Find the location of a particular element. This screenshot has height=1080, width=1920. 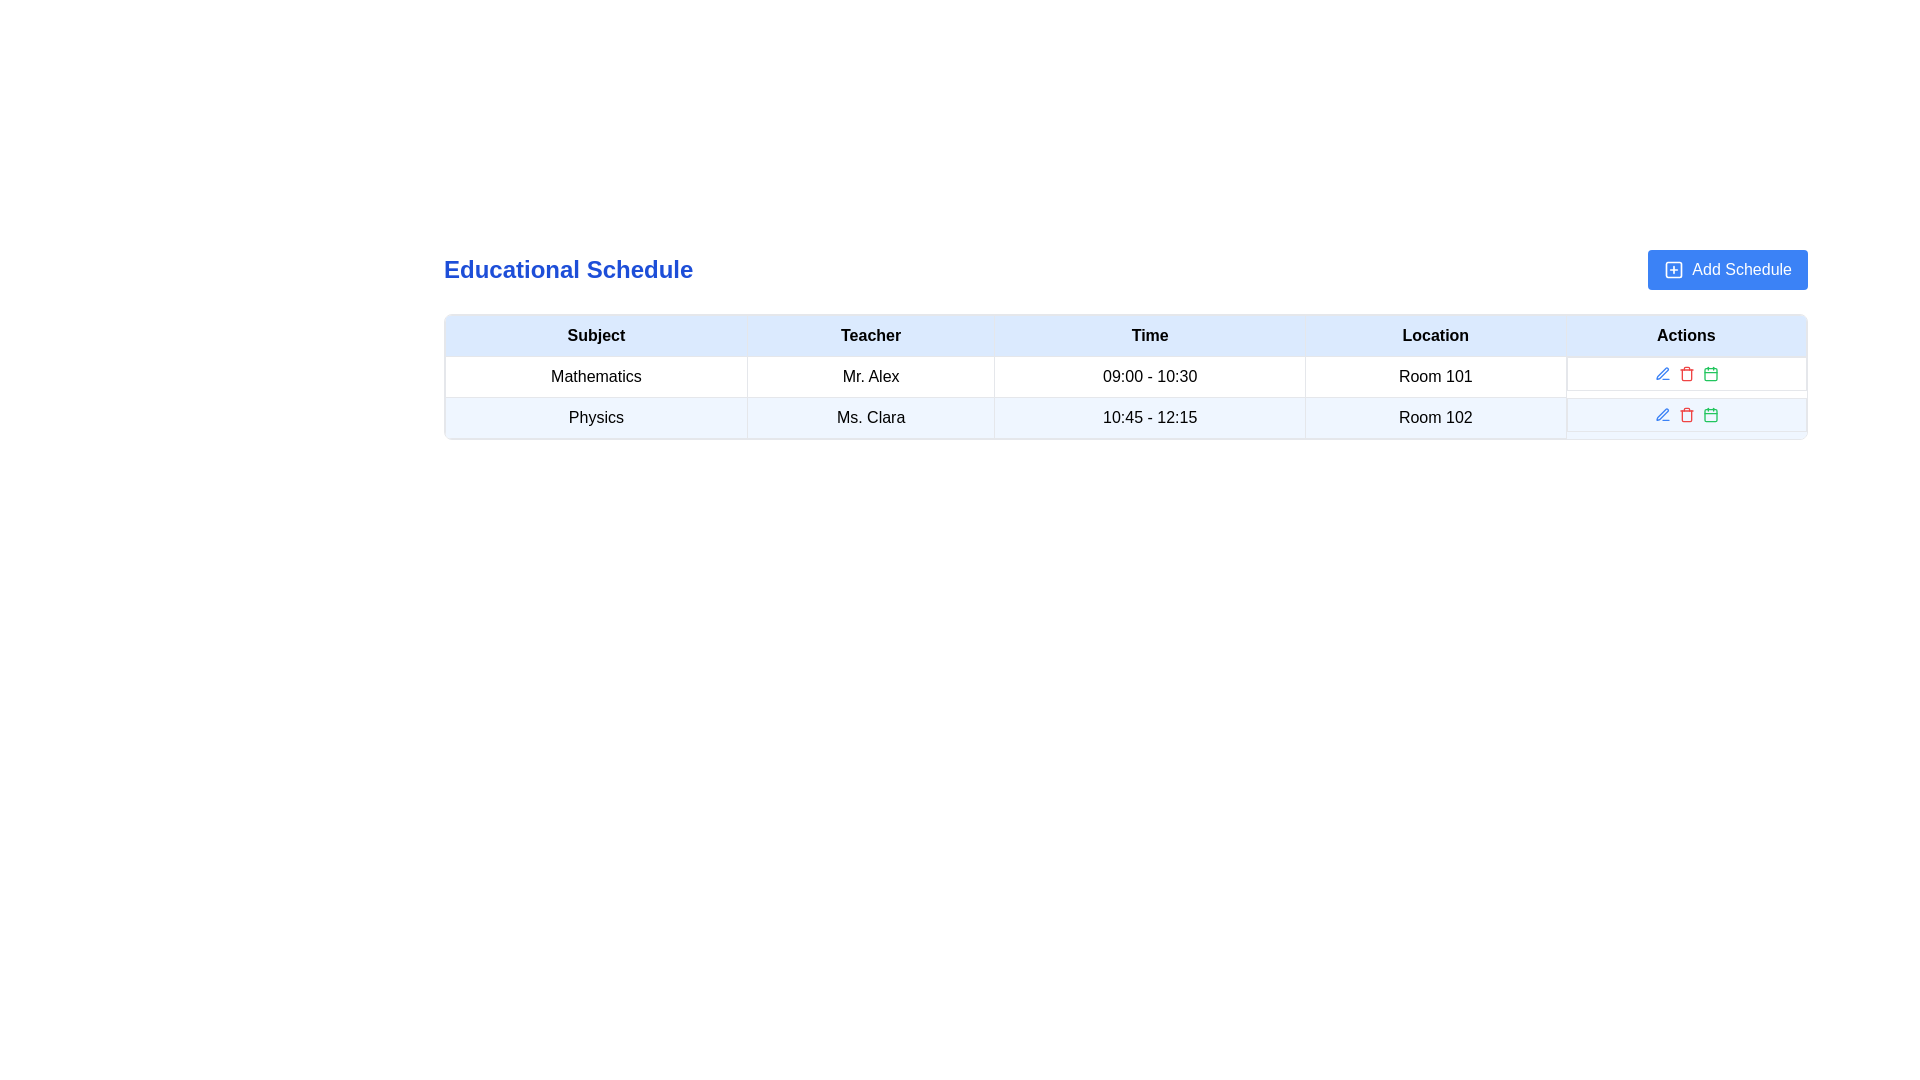

the 'Edit' icon button located in the 'Actions' column of the data table for the 'Physics' row is located at coordinates (1662, 373).